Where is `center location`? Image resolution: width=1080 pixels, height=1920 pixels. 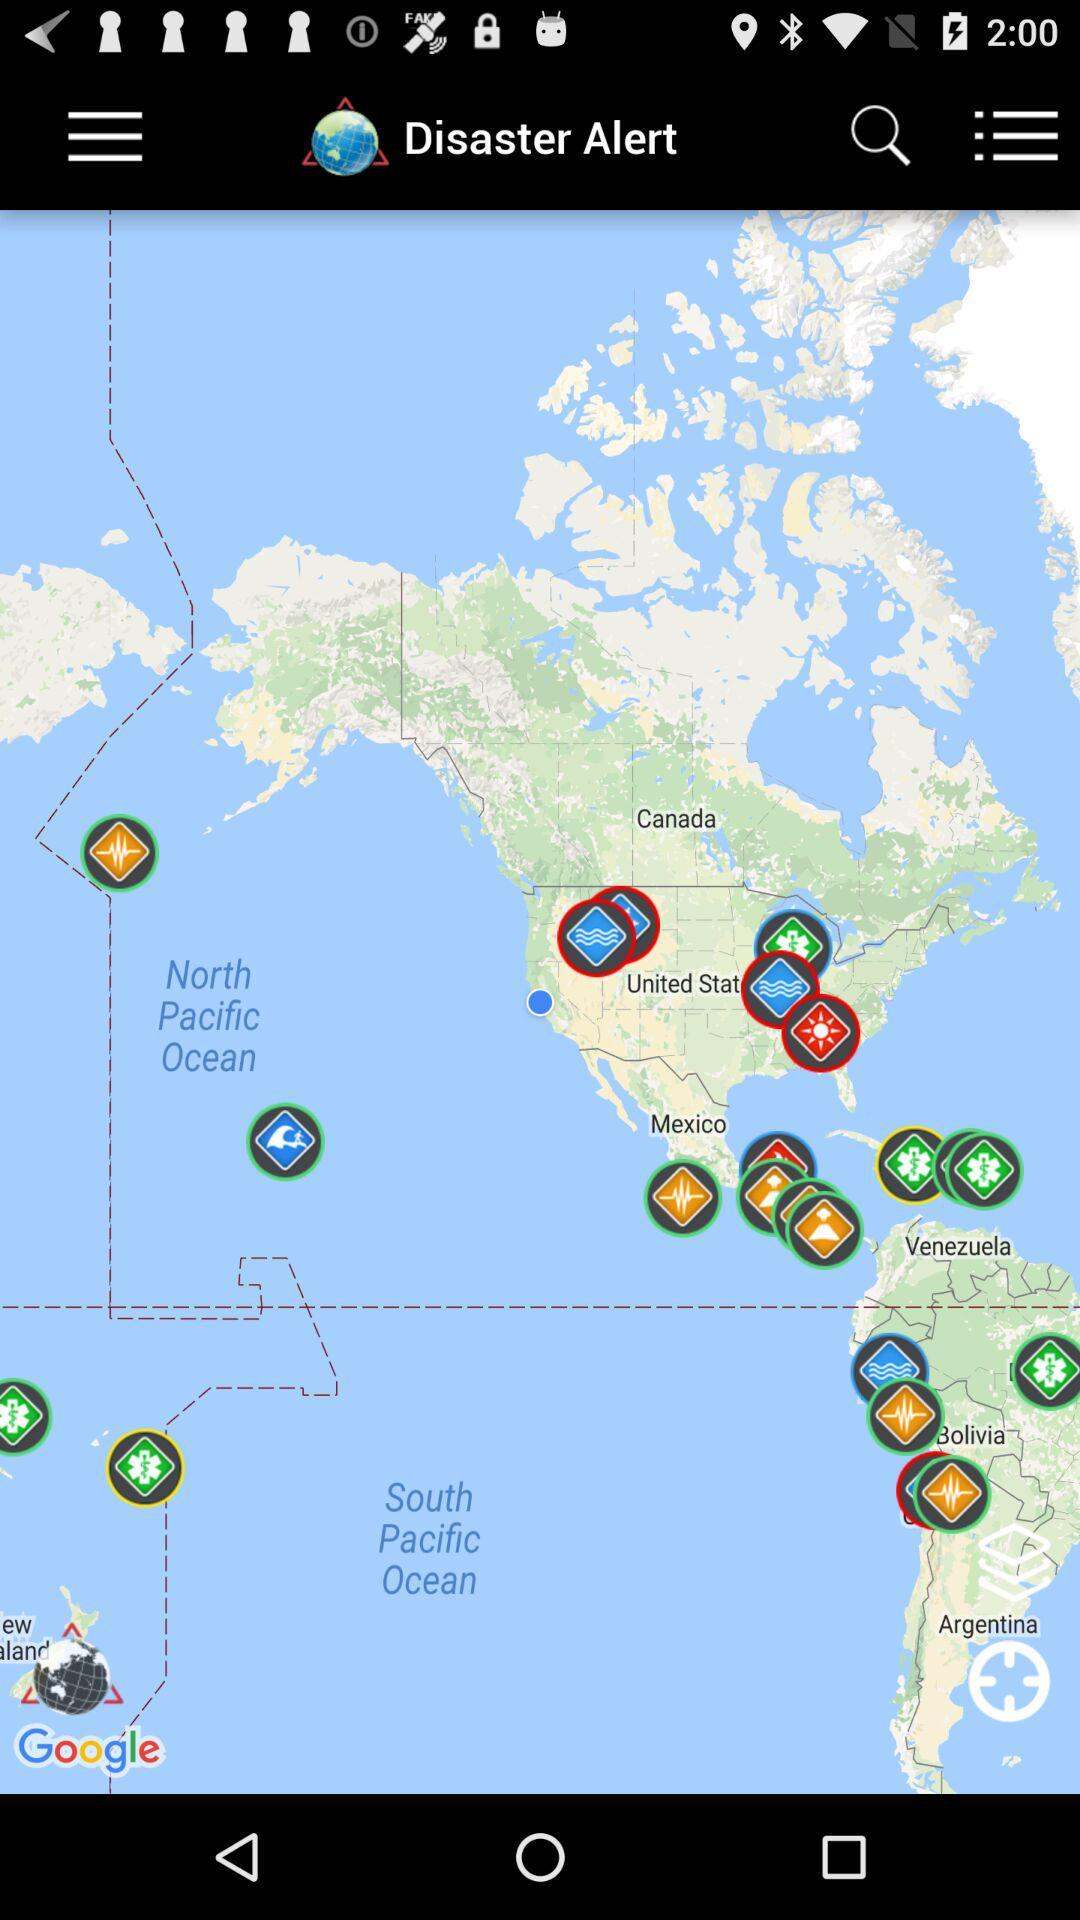
center location is located at coordinates (1009, 1706).